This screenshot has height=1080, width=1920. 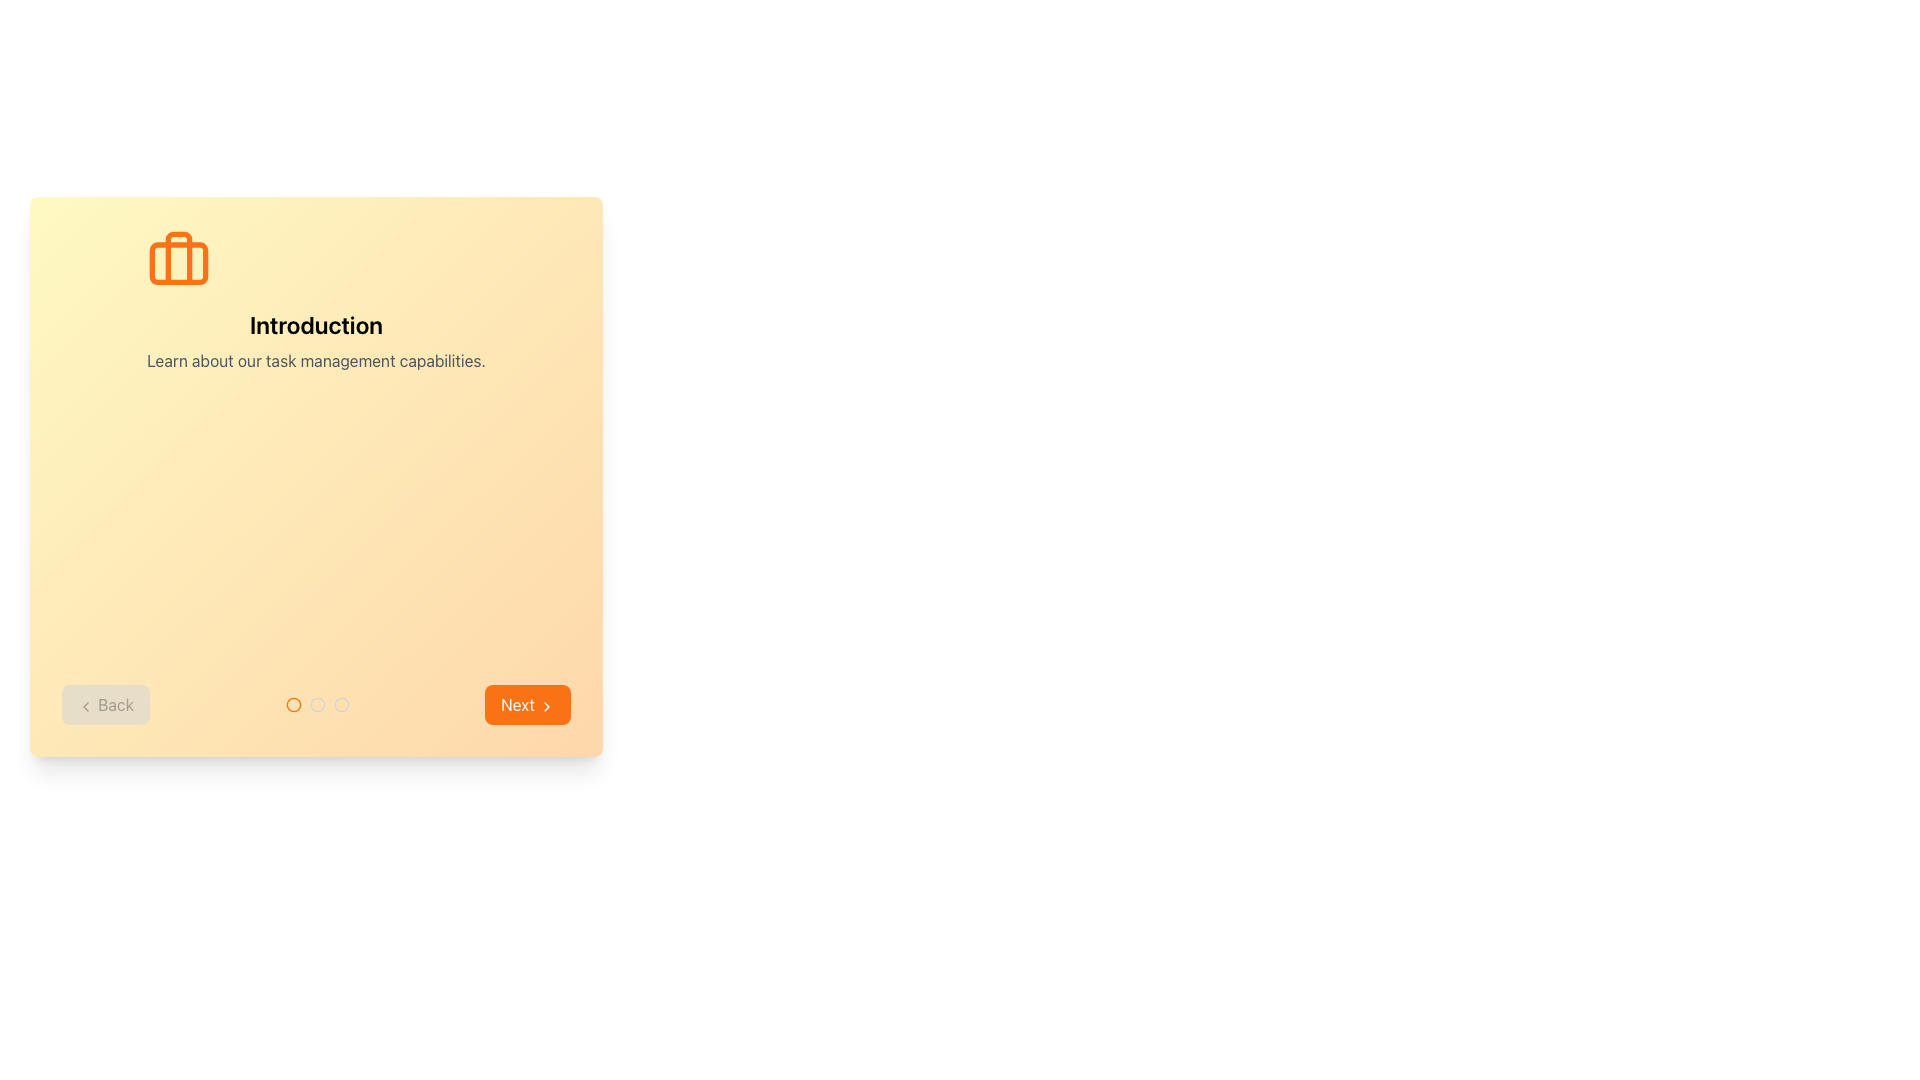 What do you see at coordinates (179, 262) in the screenshot?
I see `the rectangular segment of the orange briefcase icon, which is centered within the icon's composition` at bounding box center [179, 262].